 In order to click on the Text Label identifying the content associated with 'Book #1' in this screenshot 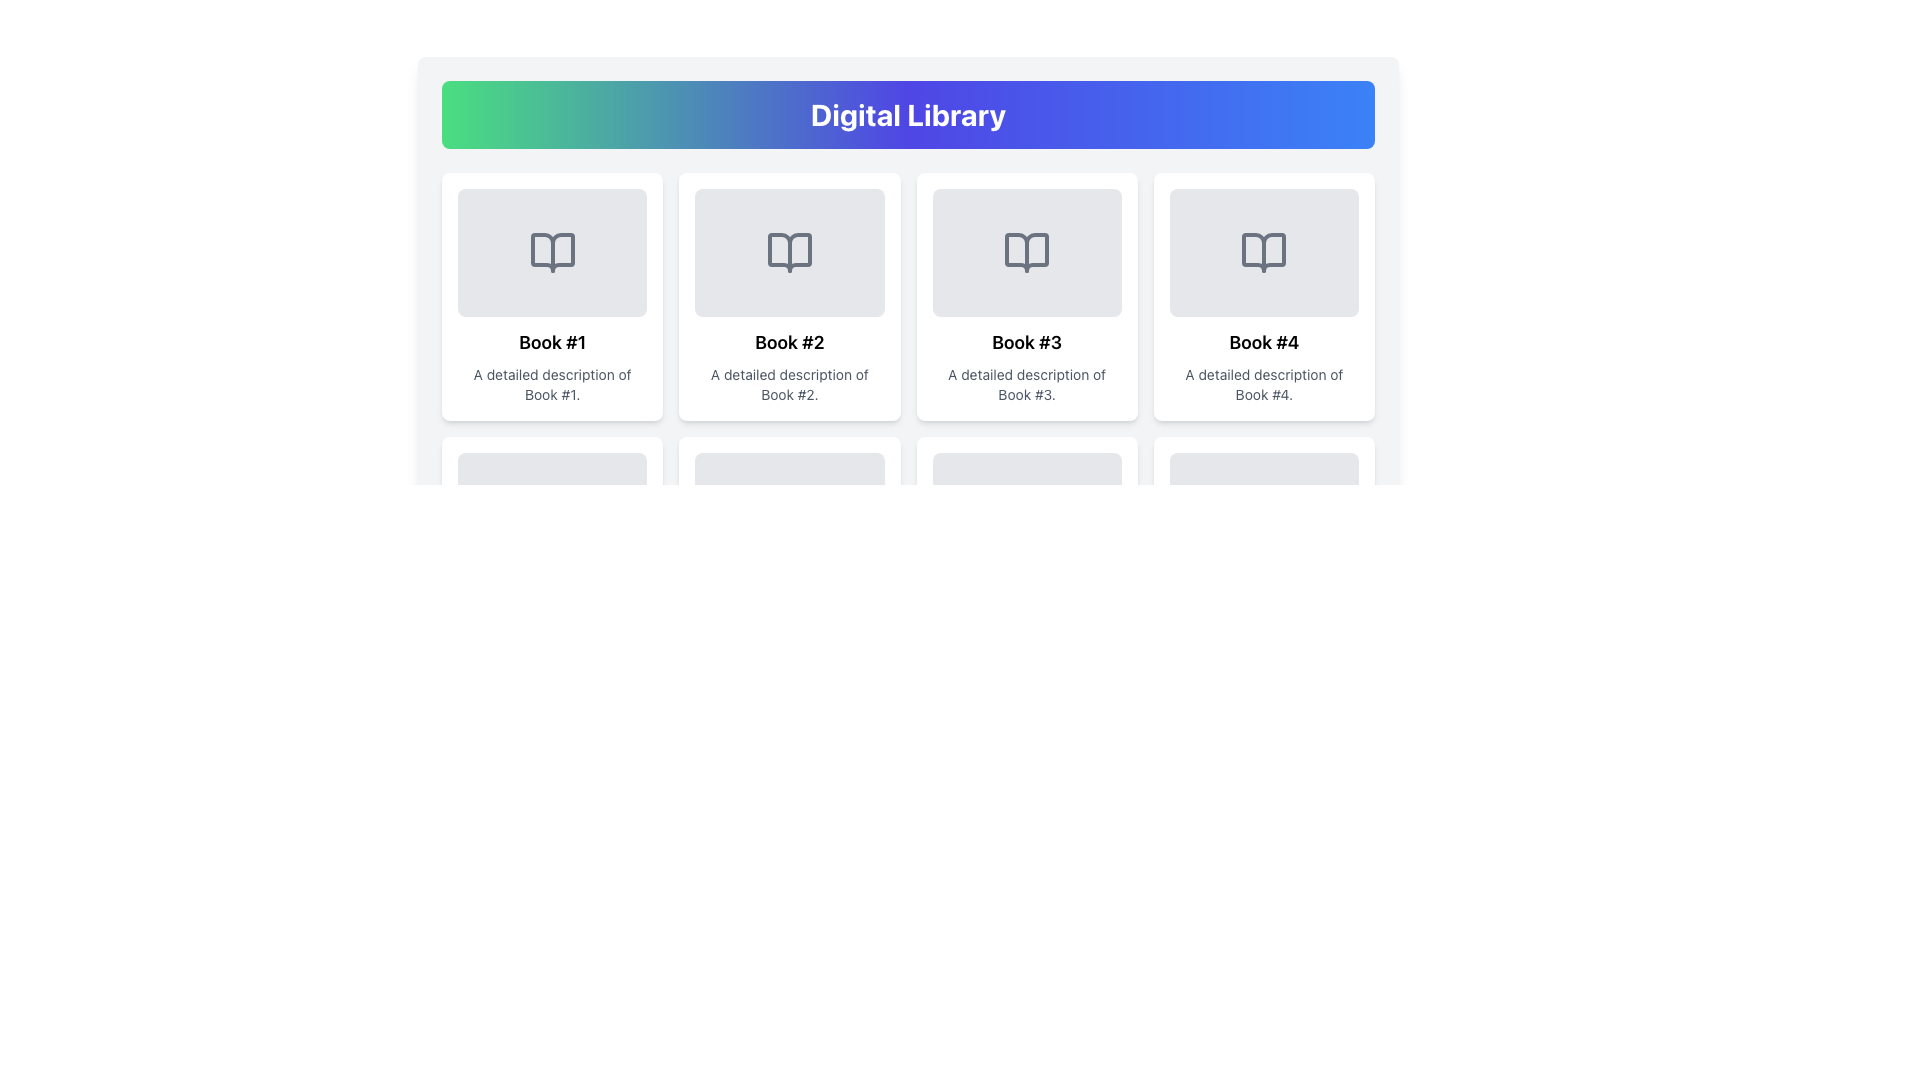, I will do `click(552, 342)`.